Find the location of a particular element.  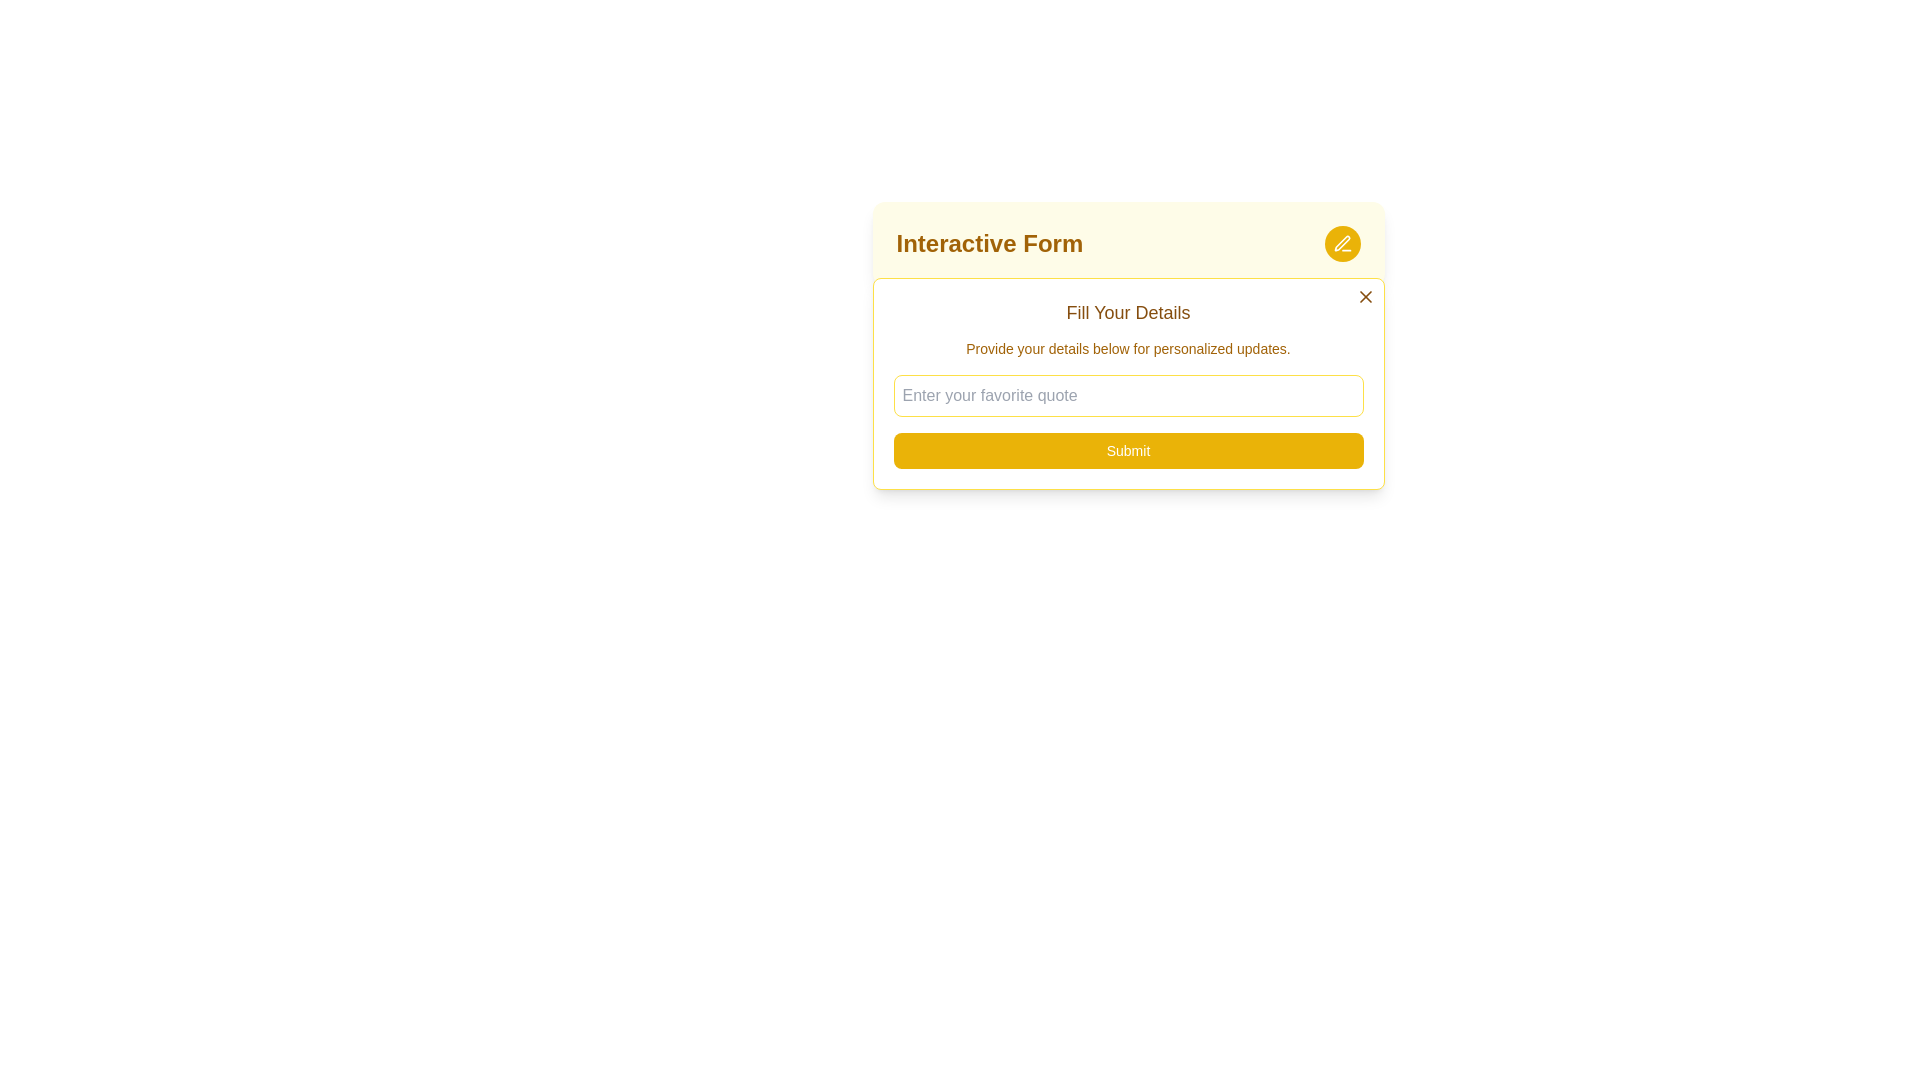

the close icon located at the top-right corner of the form is located at coordinates (1364, 297).